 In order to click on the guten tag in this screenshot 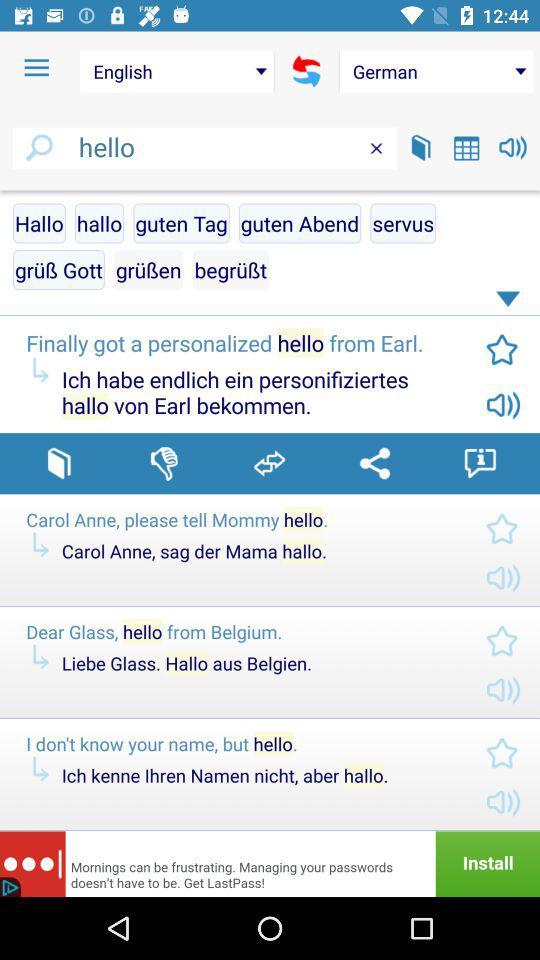, I will do `click(181, 223)`.